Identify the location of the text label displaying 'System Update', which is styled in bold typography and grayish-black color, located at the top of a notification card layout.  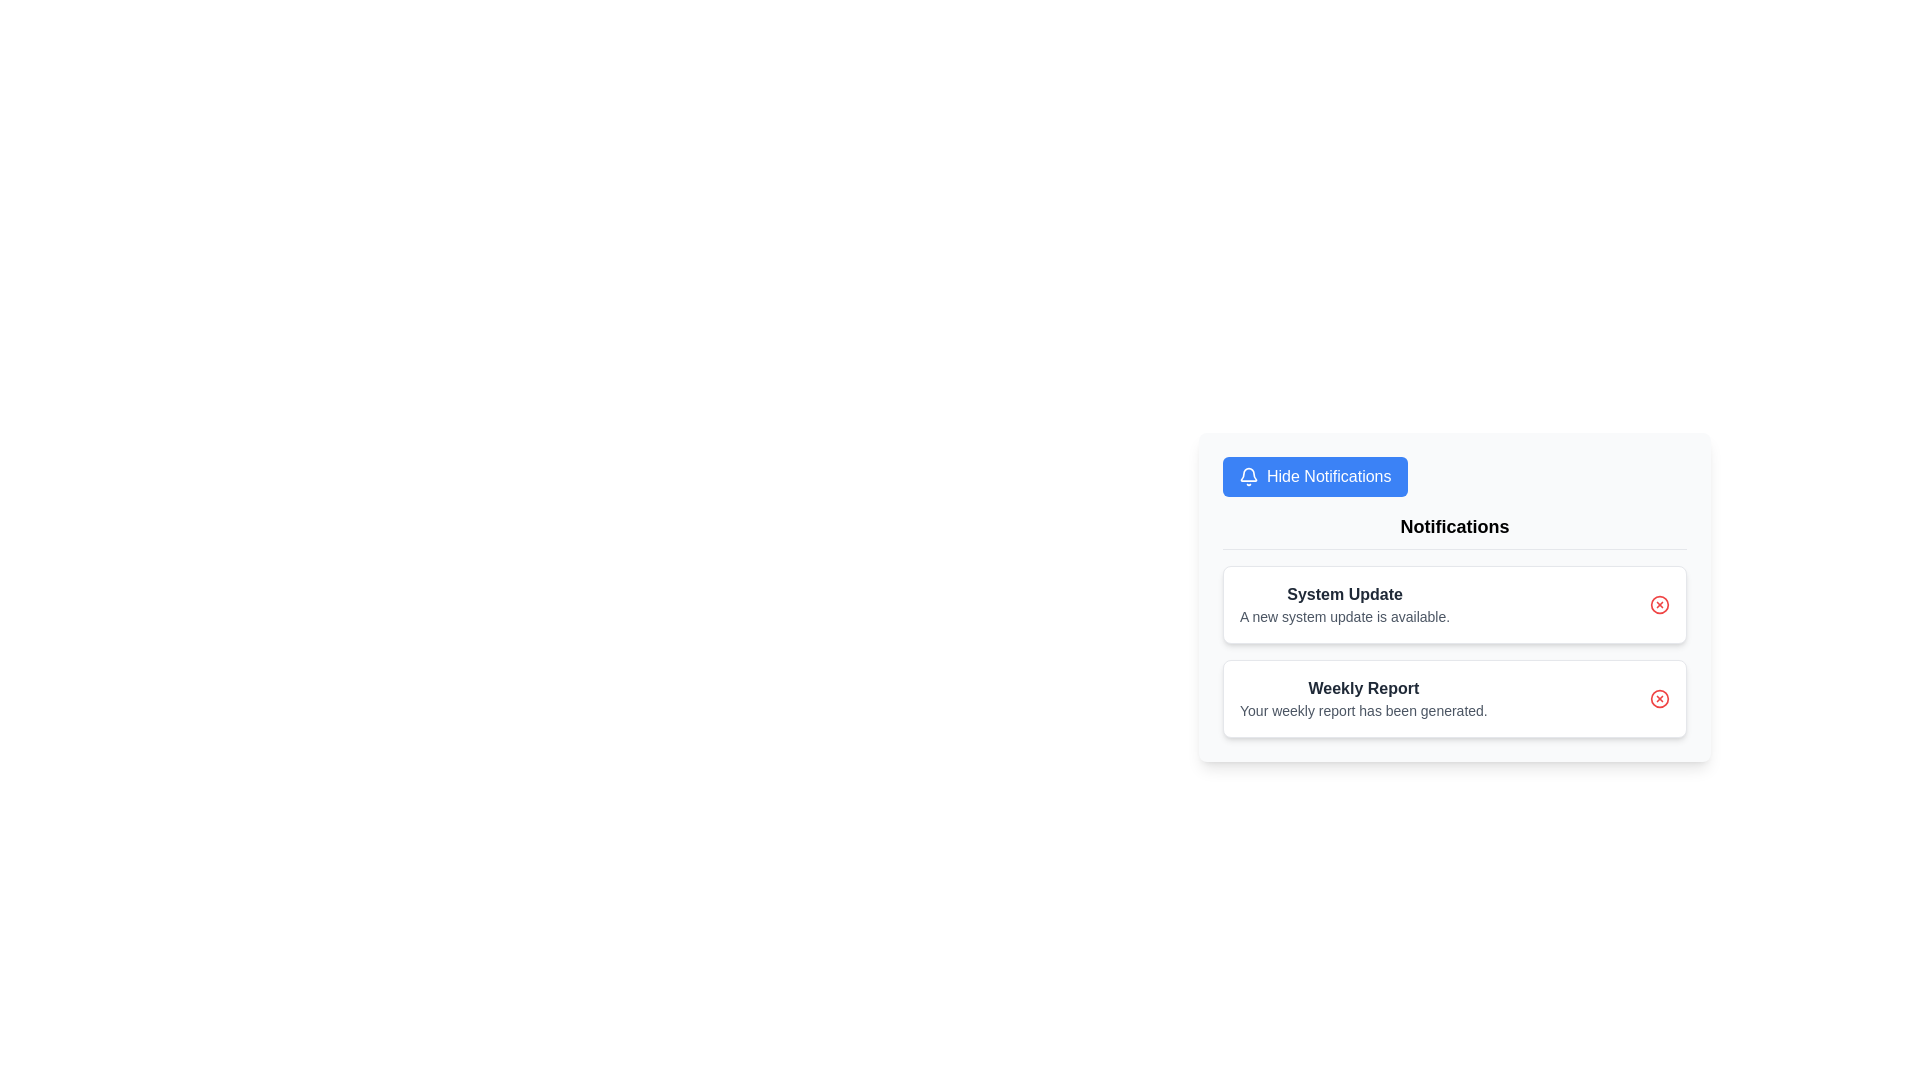
(1345, 593).